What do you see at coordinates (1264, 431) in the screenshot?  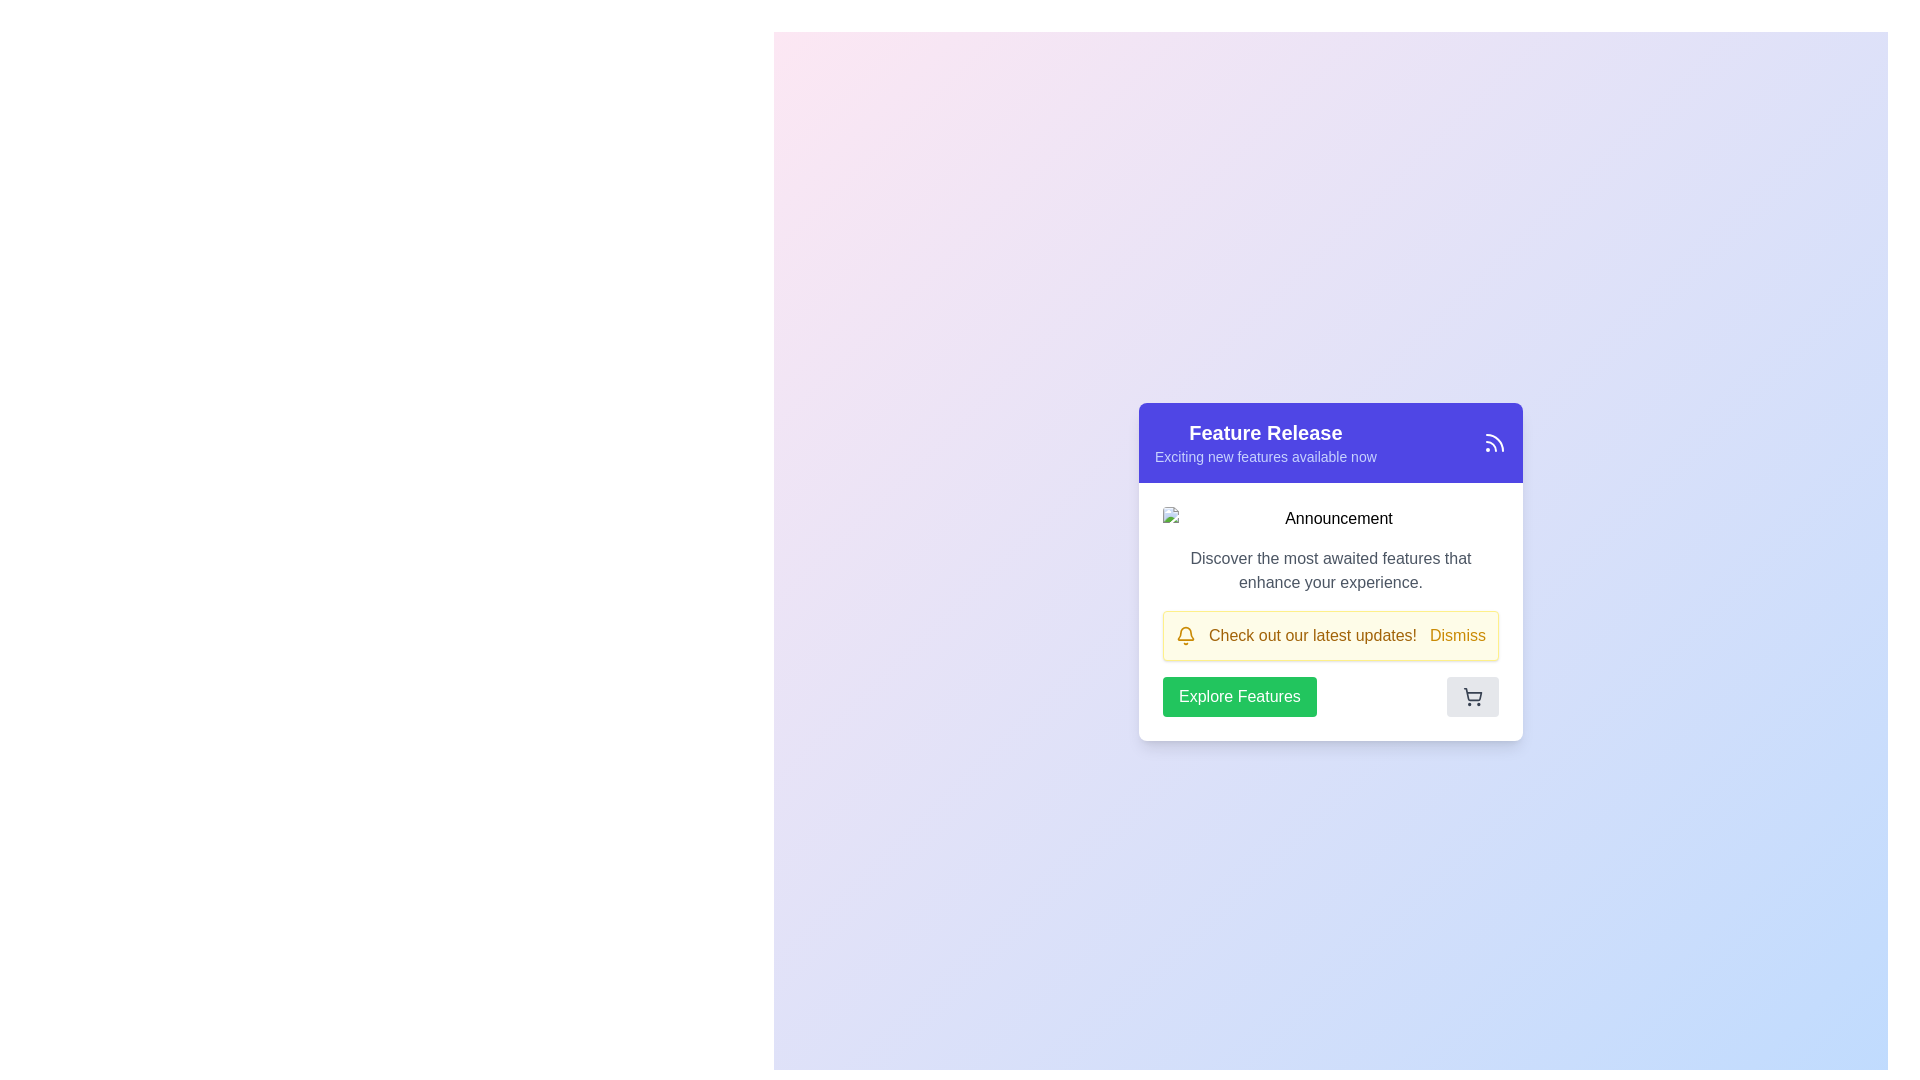 I see `bold text label 'Feature Release' which is centrally aligned on a purple background at the top of the notification card` at bounding box center [1264, 431].